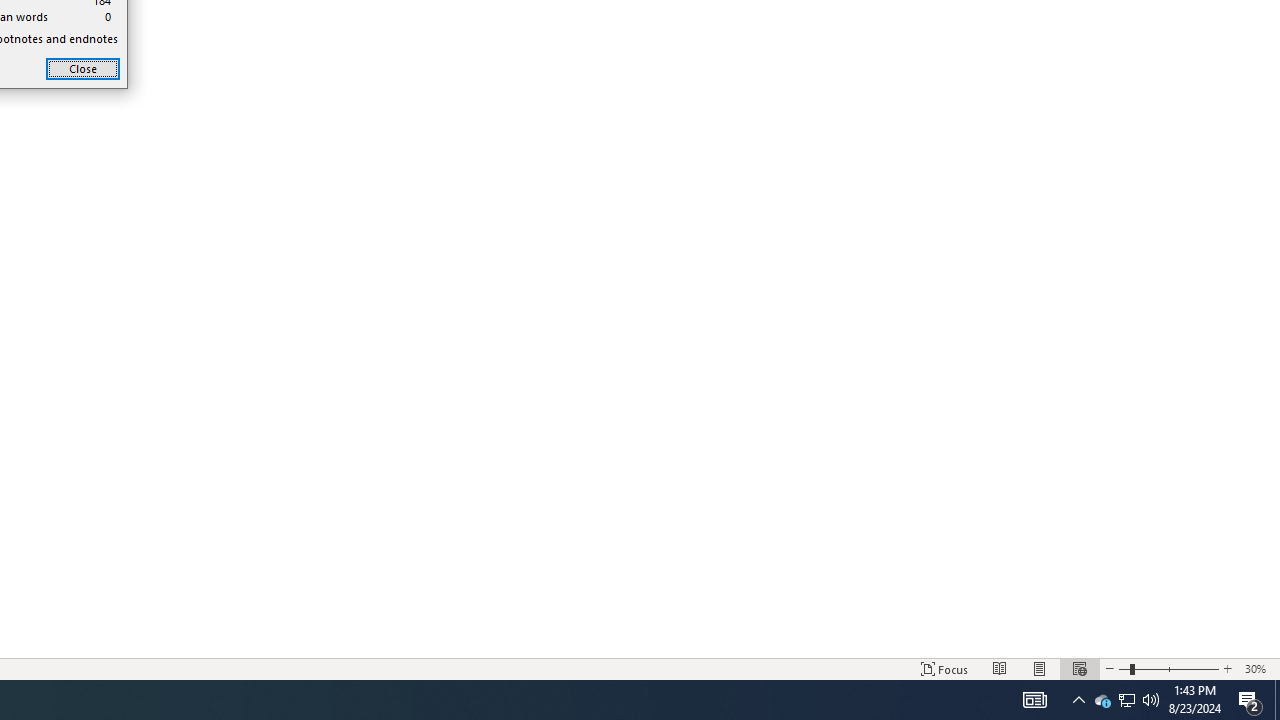 The height and width of the screenshot is (720, 1280). Describe the element at coordinates (1124, 669) in the screenshot. I see `'Web Layout'` at that location.